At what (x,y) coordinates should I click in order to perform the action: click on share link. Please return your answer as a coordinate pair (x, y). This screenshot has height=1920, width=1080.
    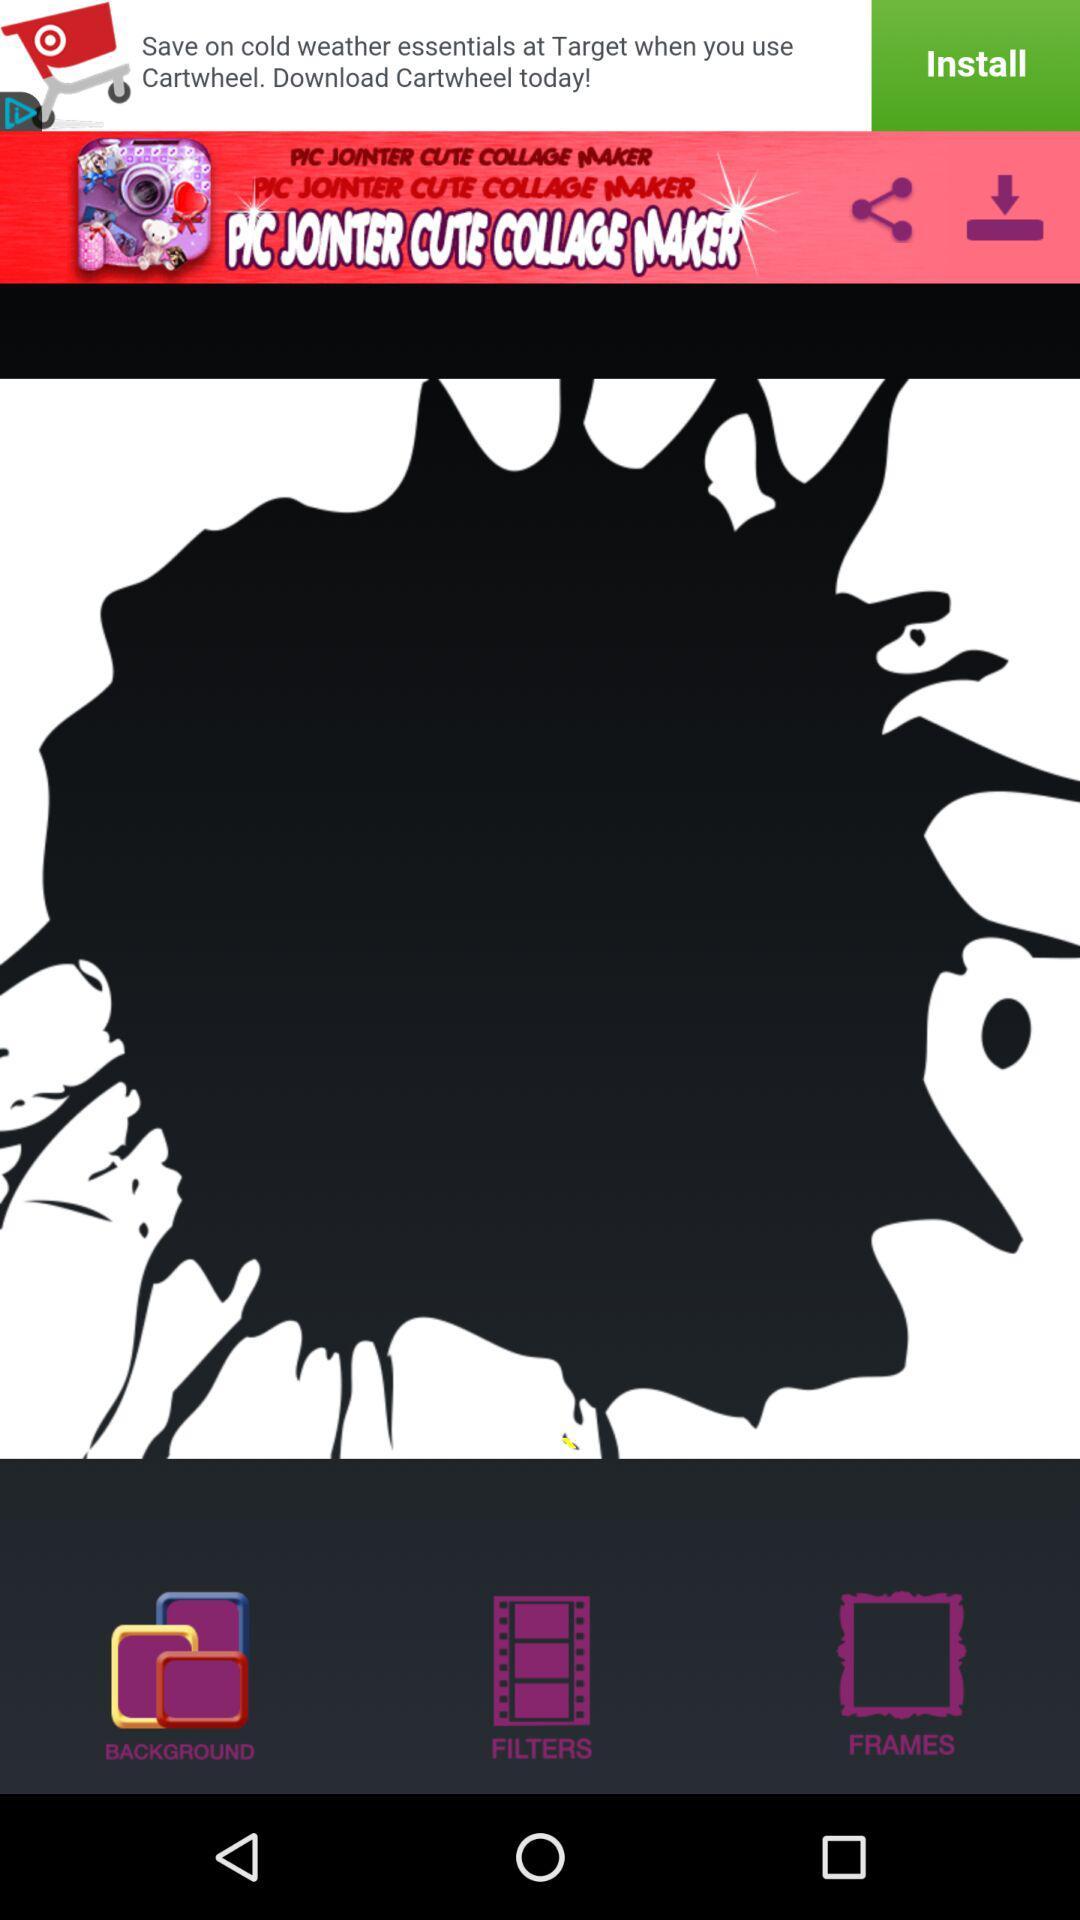
    Looking at the image, I should click on (880, 206).